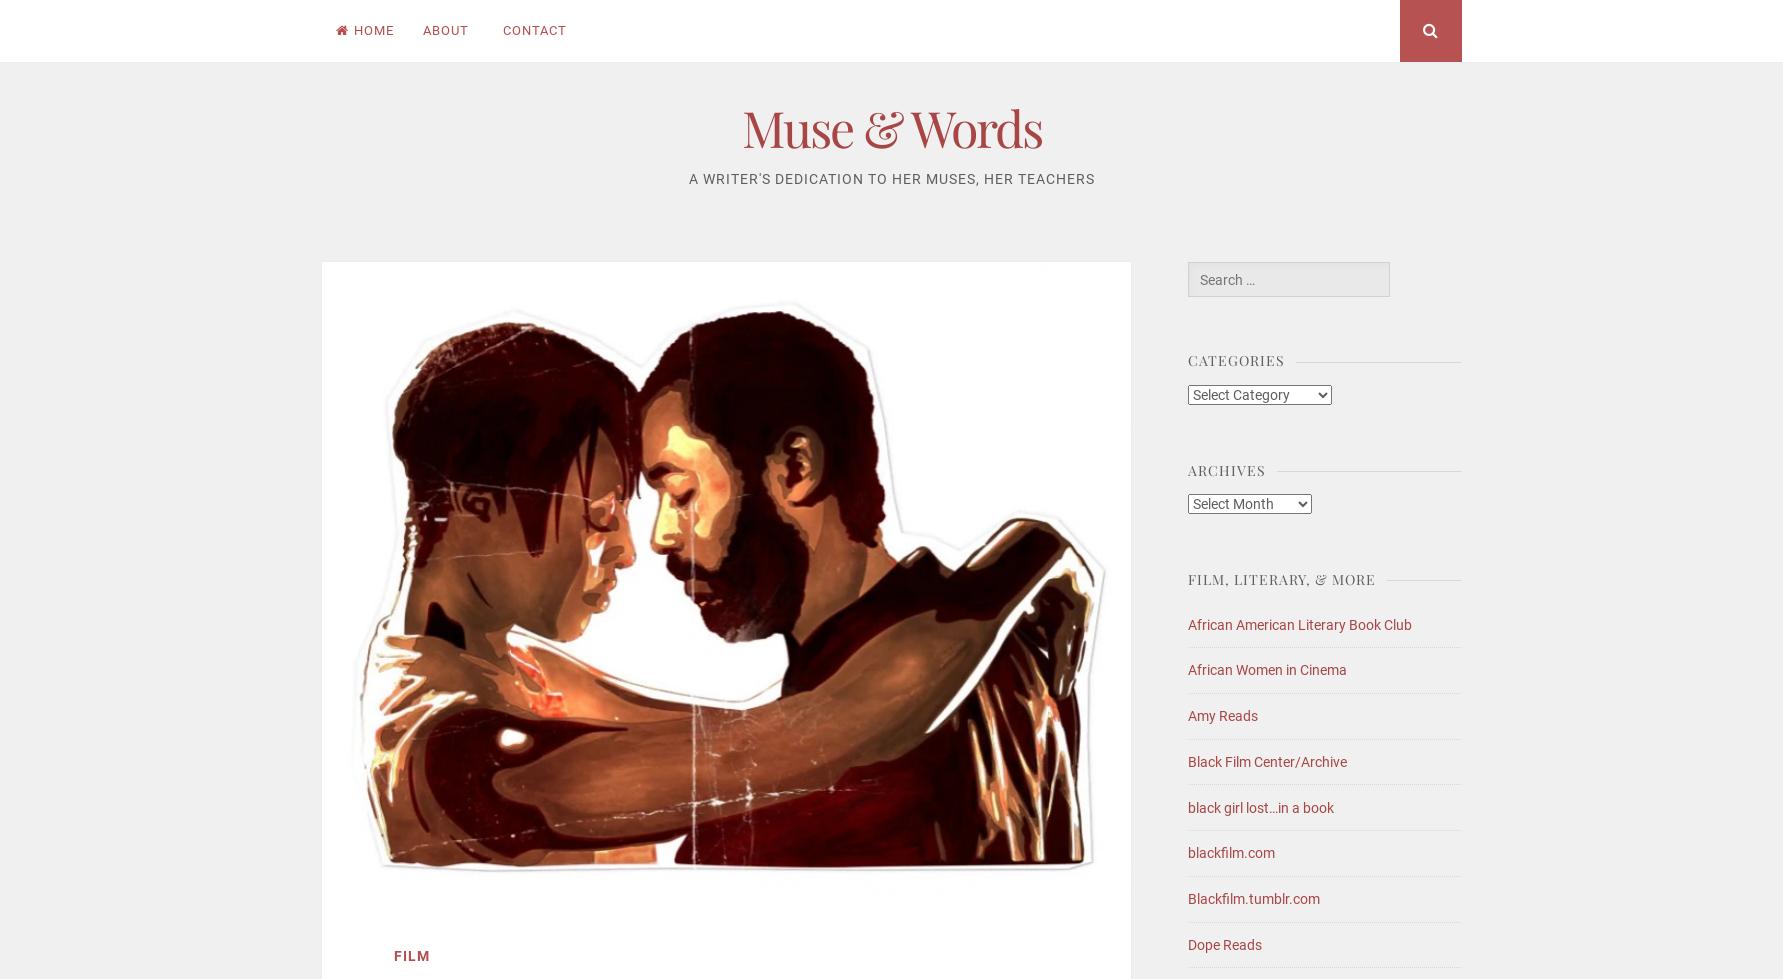  I want to click on 'Black Film Center/Archive', so click(1266, 759).